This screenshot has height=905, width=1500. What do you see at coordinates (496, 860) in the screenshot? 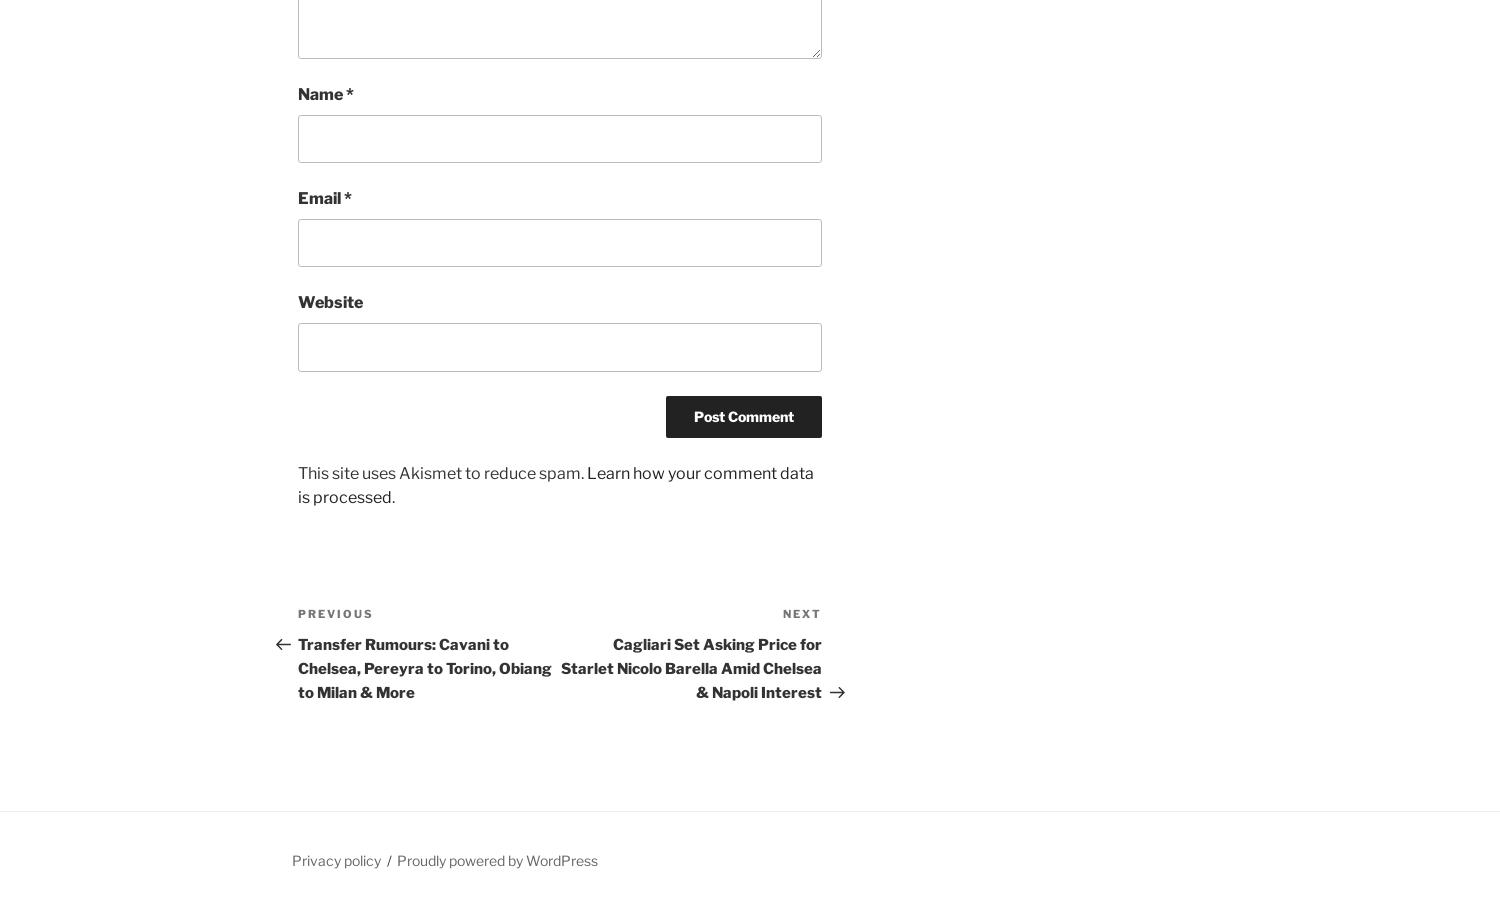
I see `'Proudly powered by WordPress'` at bounding box center [496, 860].